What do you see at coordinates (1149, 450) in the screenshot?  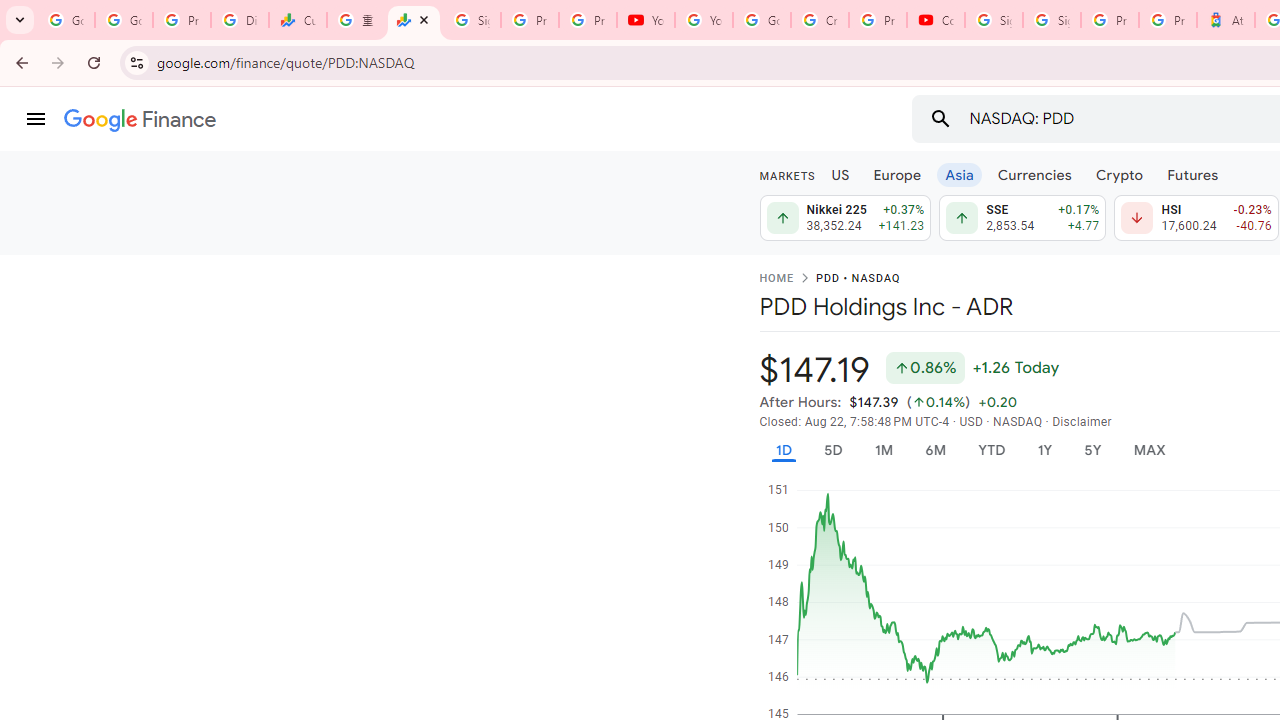 I see `'MAX'` at bounding box center [1149, 450].